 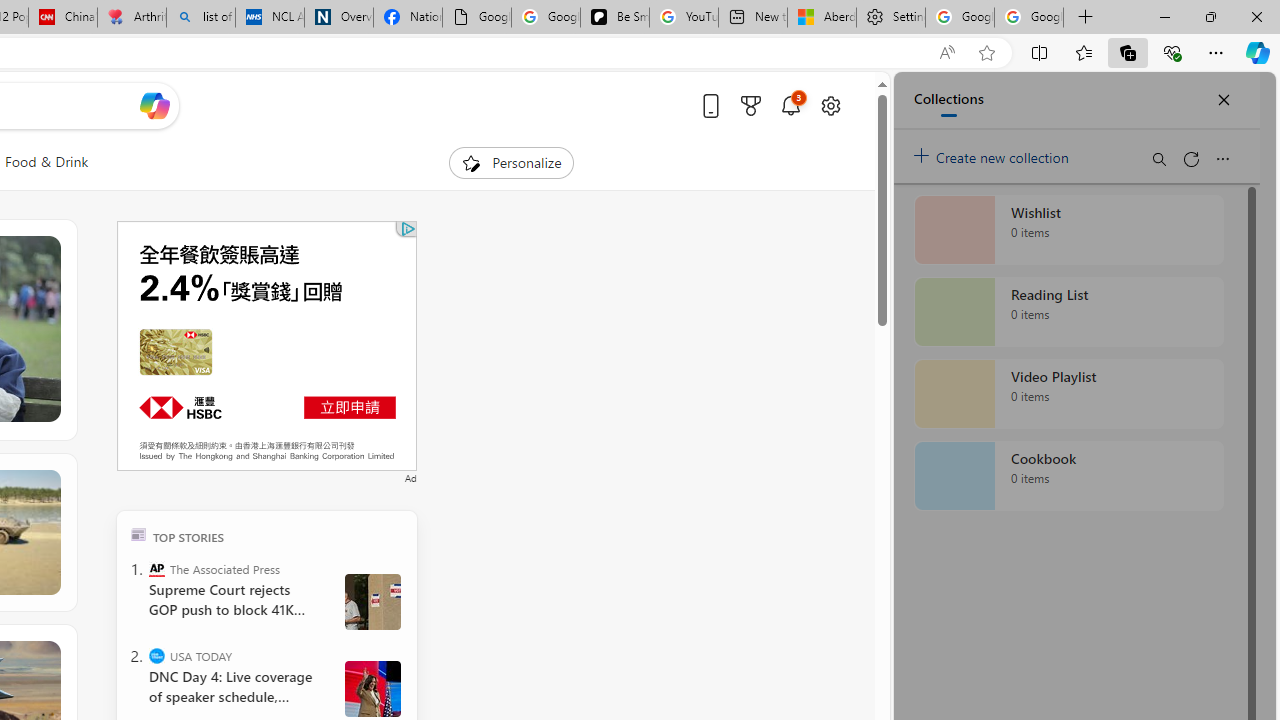 I want to click on 'Google Analytics Opt-out Browser Add-on Download Page', so click(x=475, y=17).